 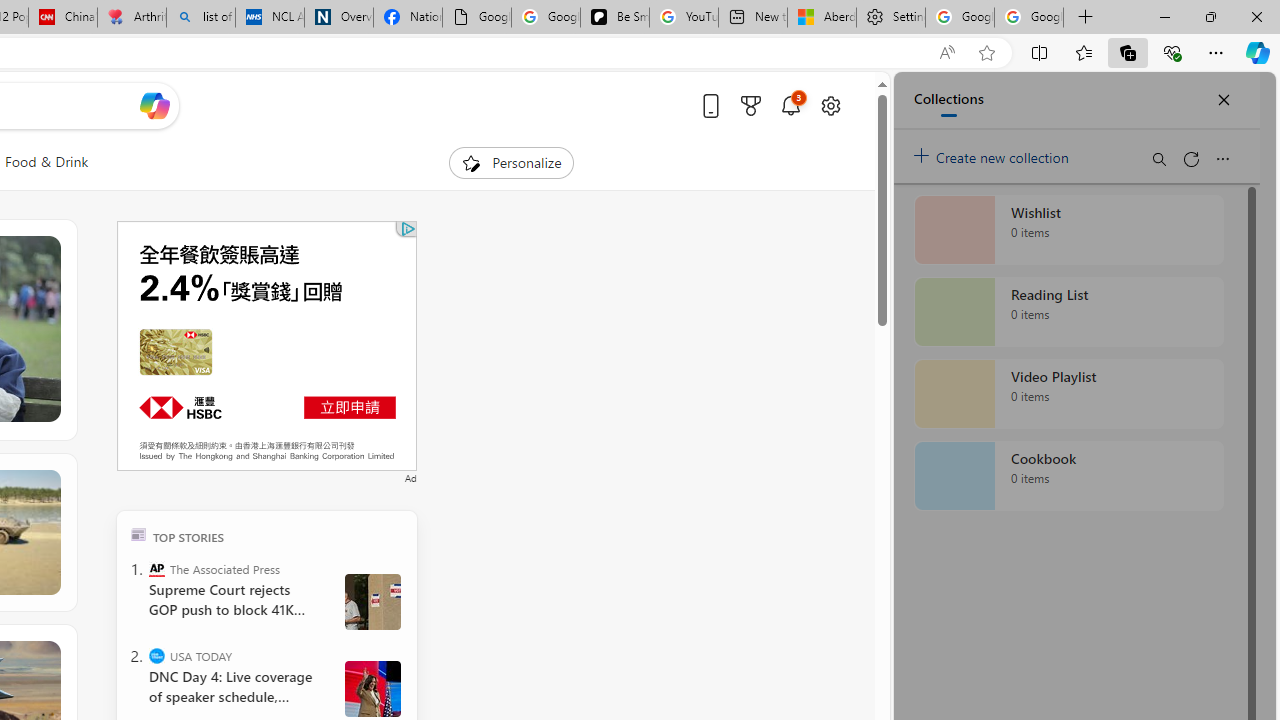 I want to click on 'Google Analytics Opt-out Browser Add-on Download Page', so click(x=475, y=17).